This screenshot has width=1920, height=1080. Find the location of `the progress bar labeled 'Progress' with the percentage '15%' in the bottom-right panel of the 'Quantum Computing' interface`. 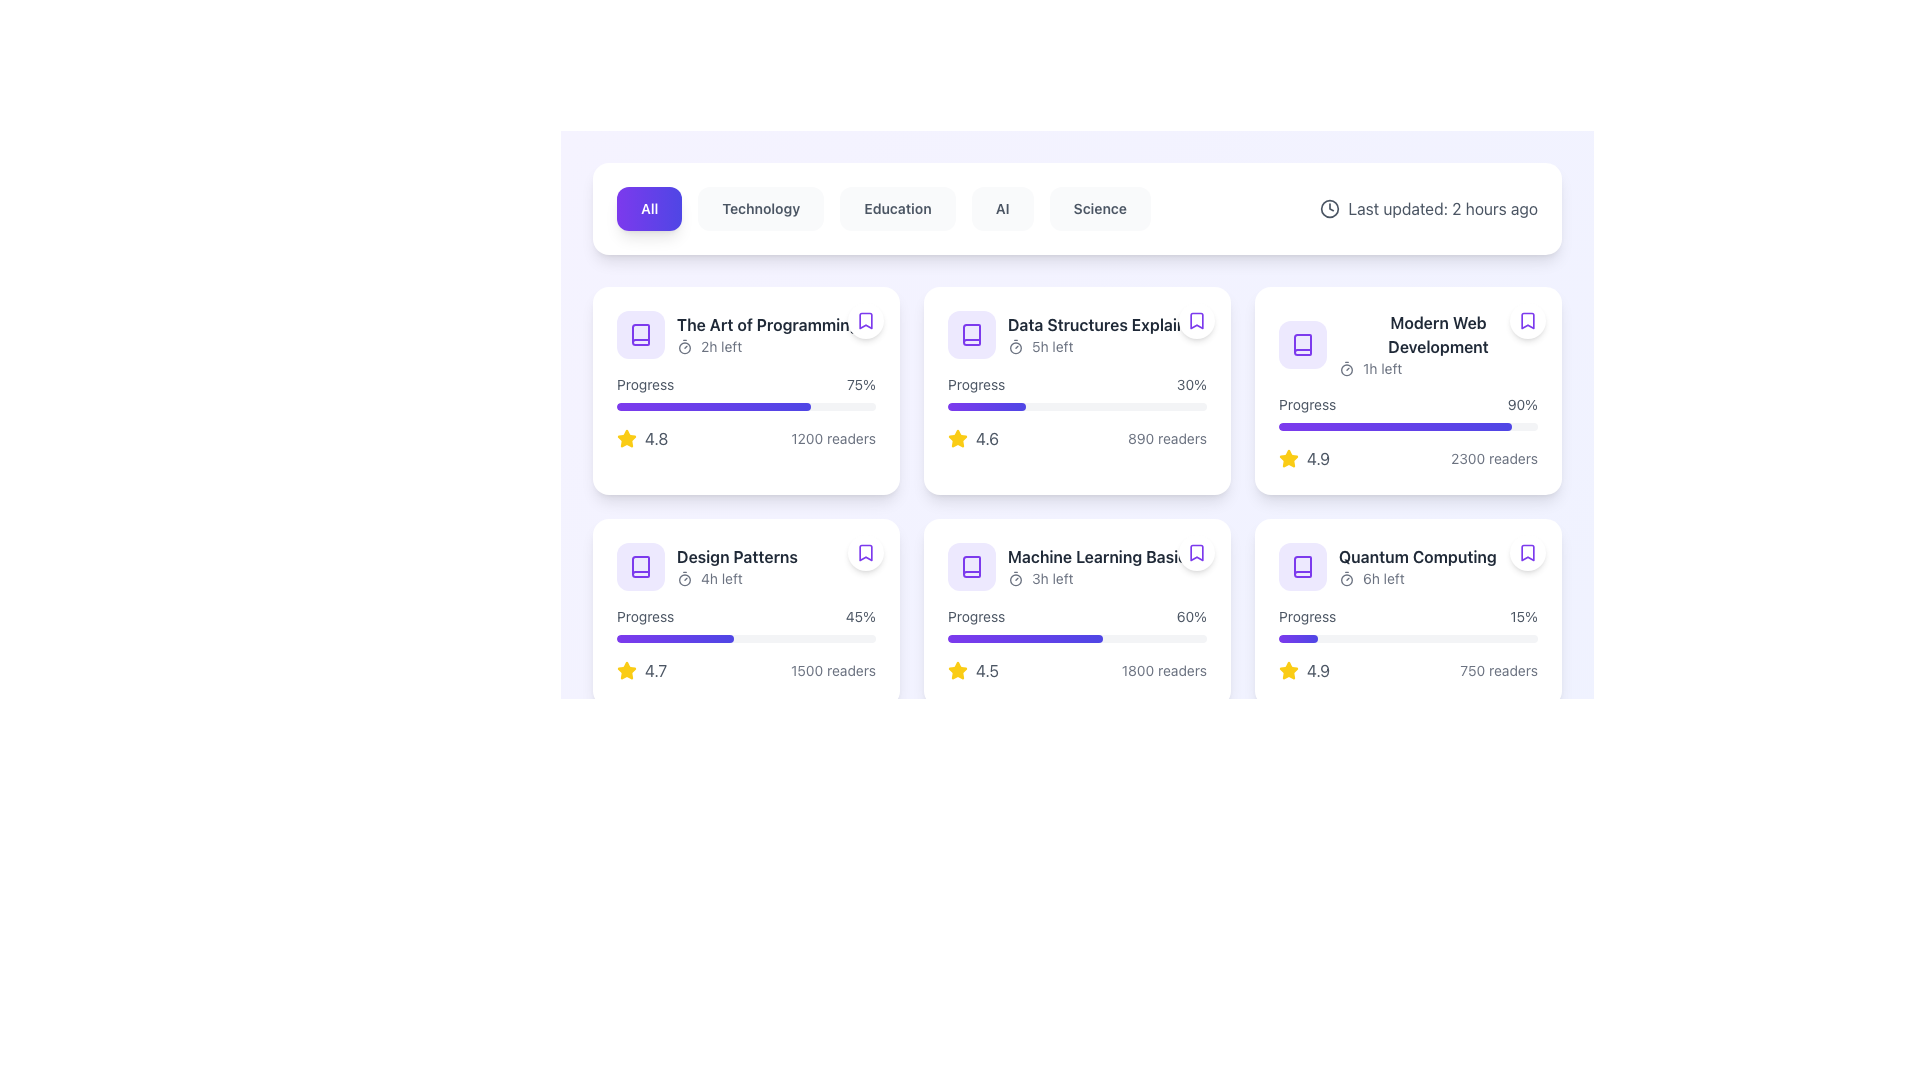

the progress bar labeled 'Progress' with the percentage '15%' in the bottom-right panel of the 'Quantum Computing' interface is located at coordinates (1407, 623).